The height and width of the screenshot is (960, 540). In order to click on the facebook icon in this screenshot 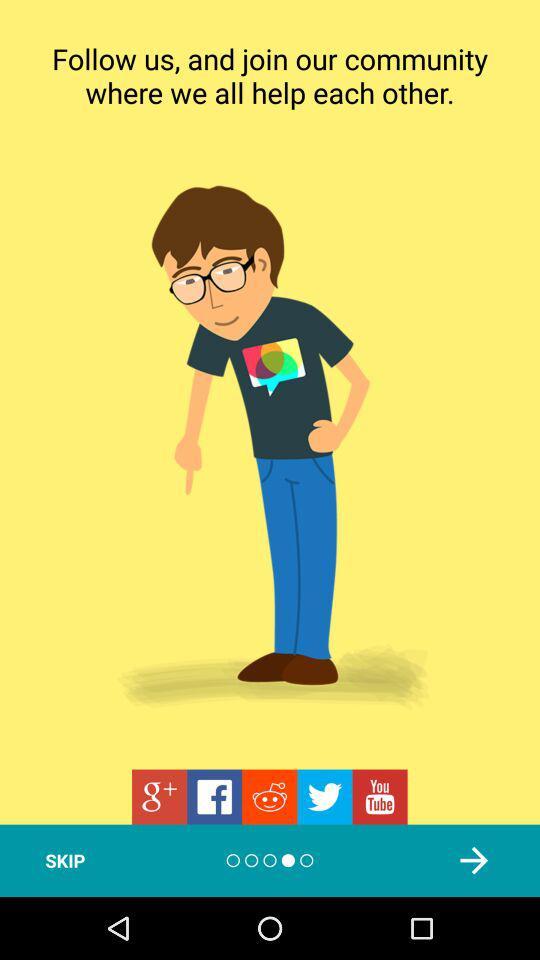, I will do `click(213, 797)`.